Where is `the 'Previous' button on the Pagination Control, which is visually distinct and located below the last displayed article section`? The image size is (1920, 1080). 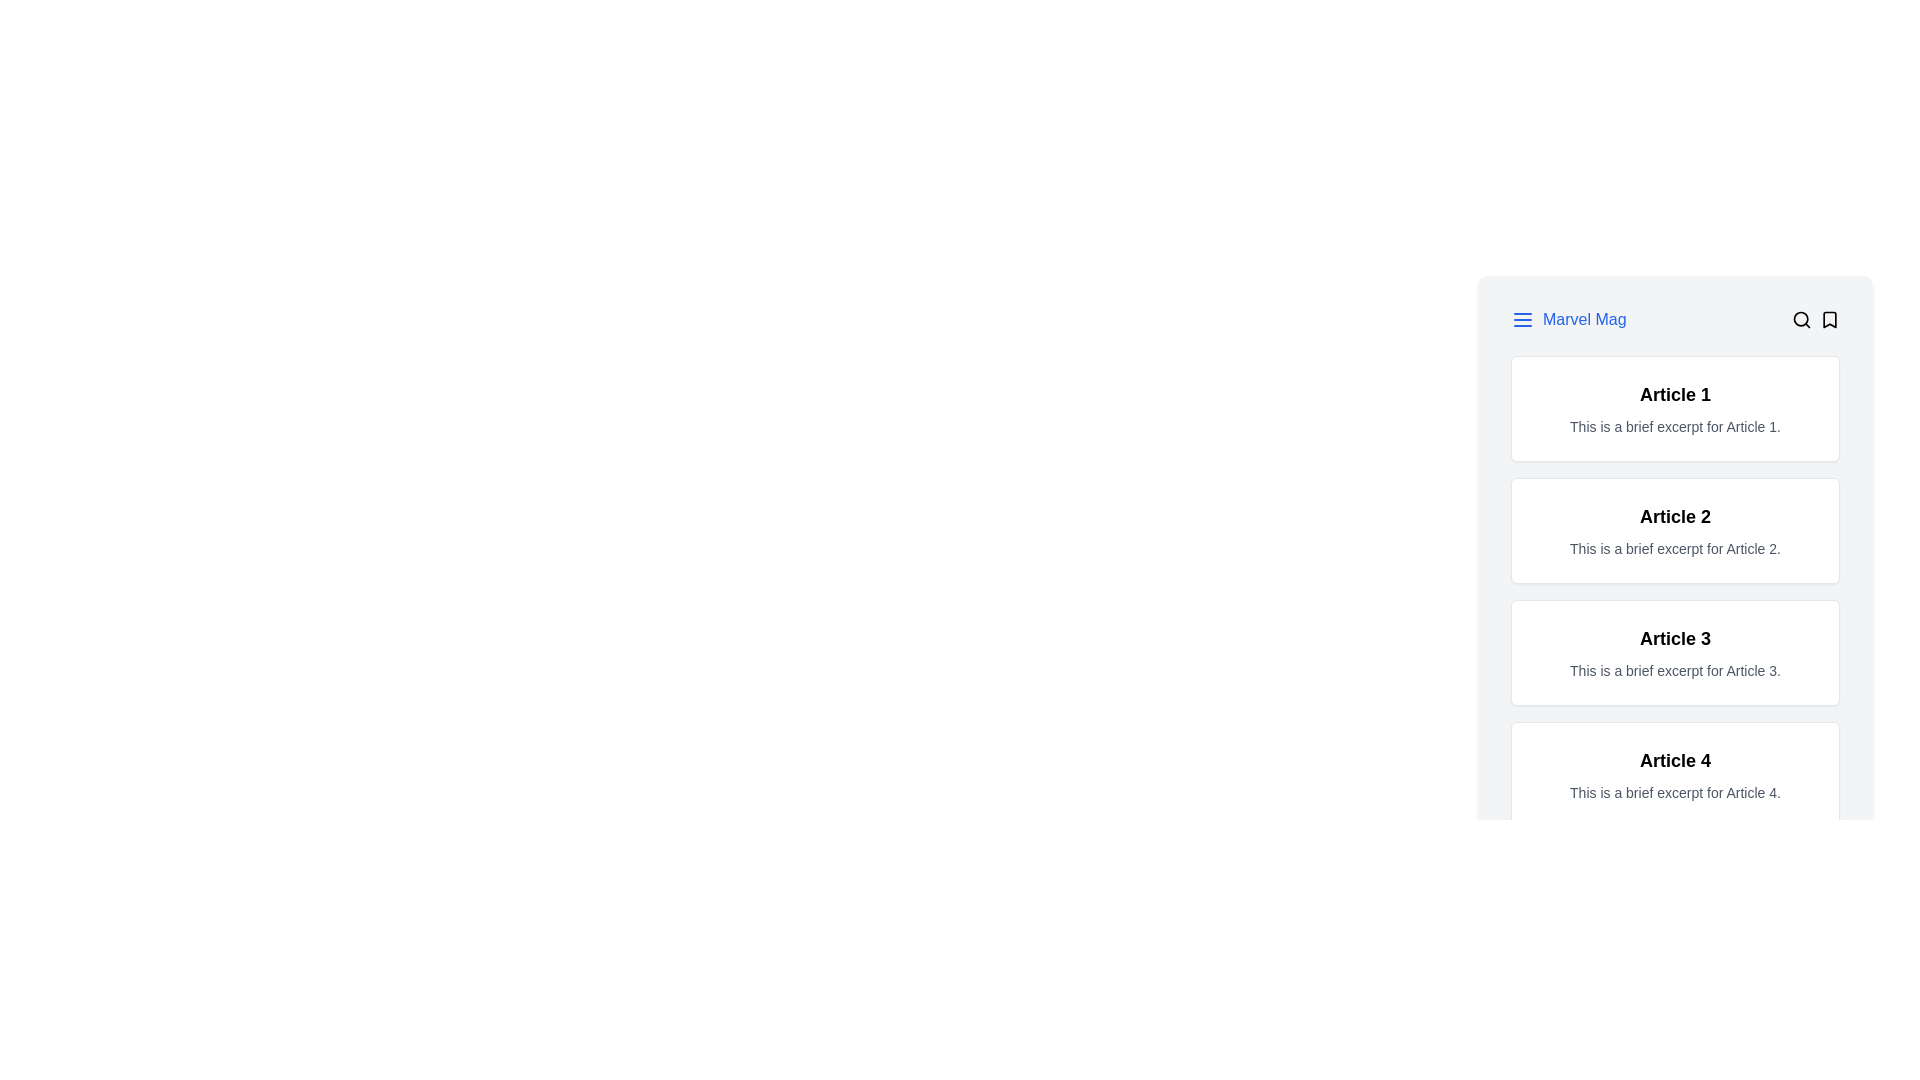
the 'Previous' button on the Pagination Control, which is visually distinct and located below the last displayed article section is located at coordinates (1675, 994).